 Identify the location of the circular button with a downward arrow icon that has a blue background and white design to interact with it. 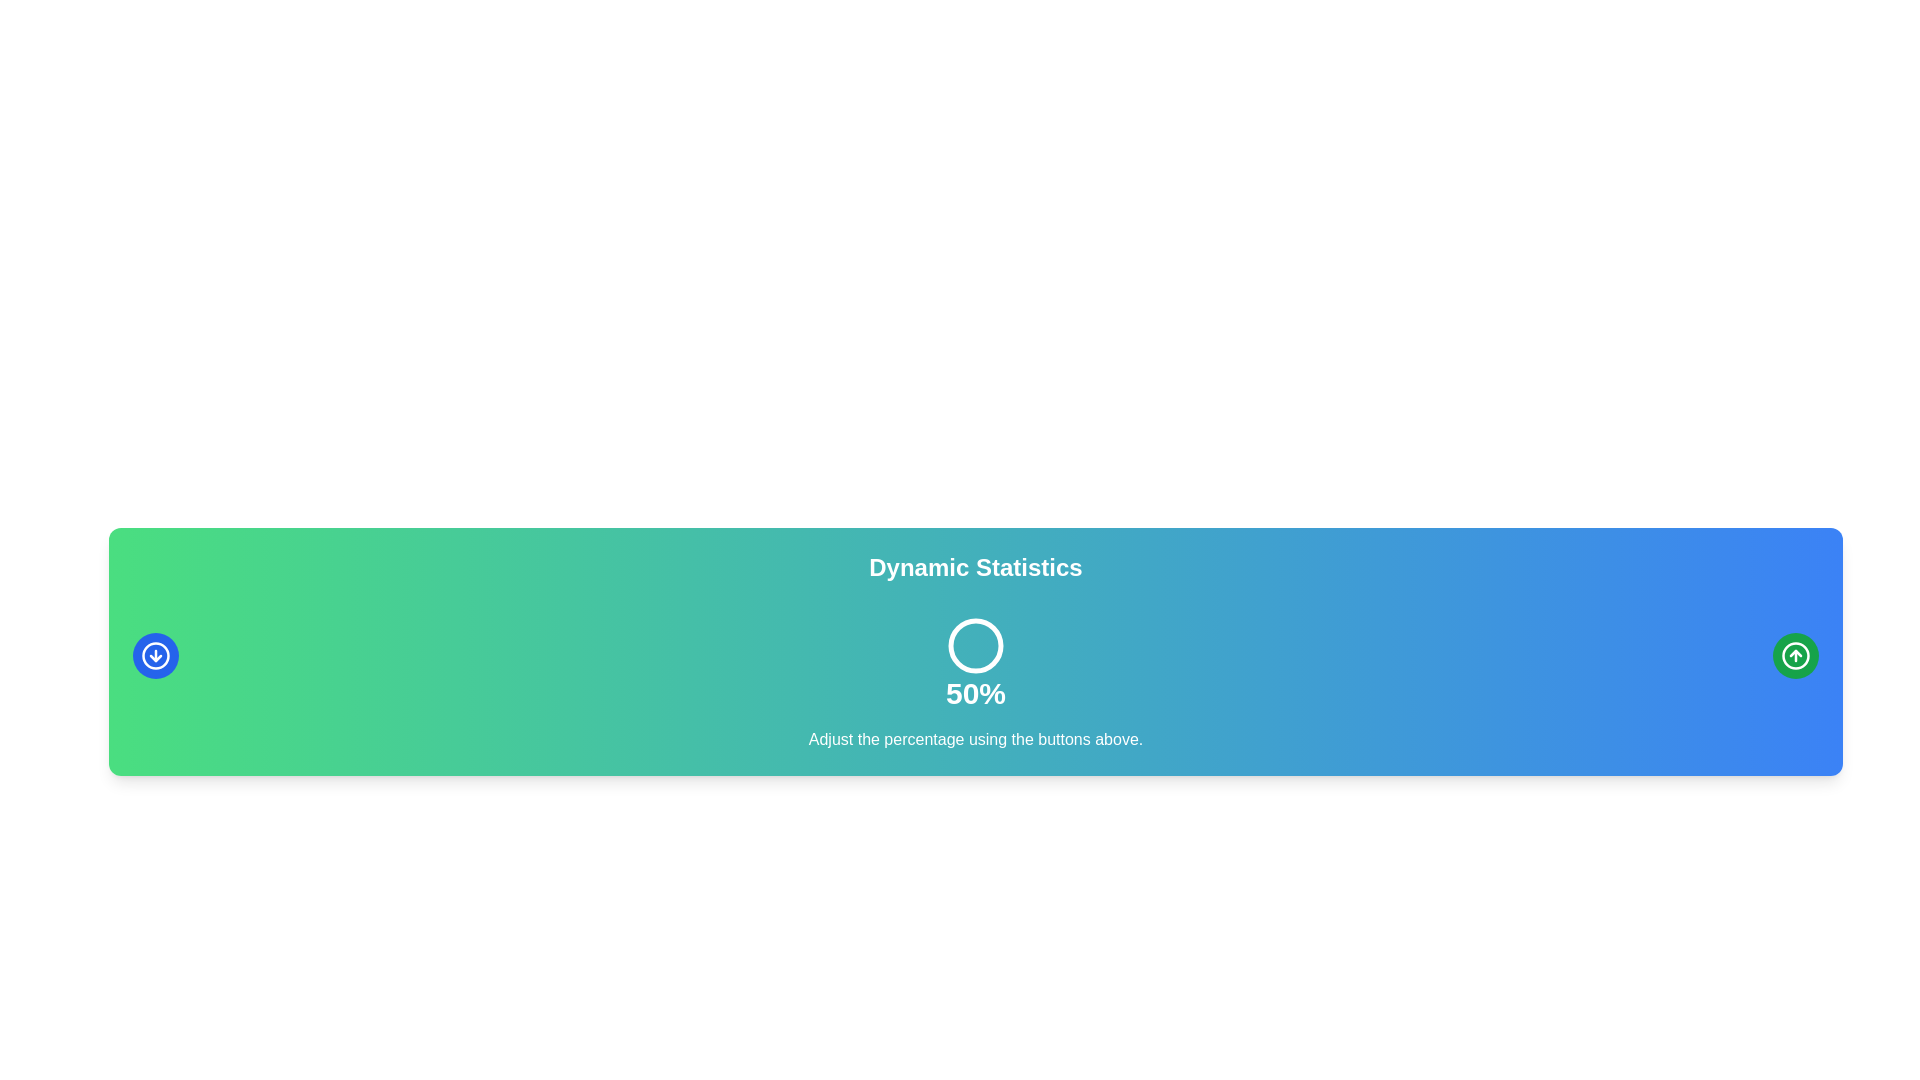
(155, 655).